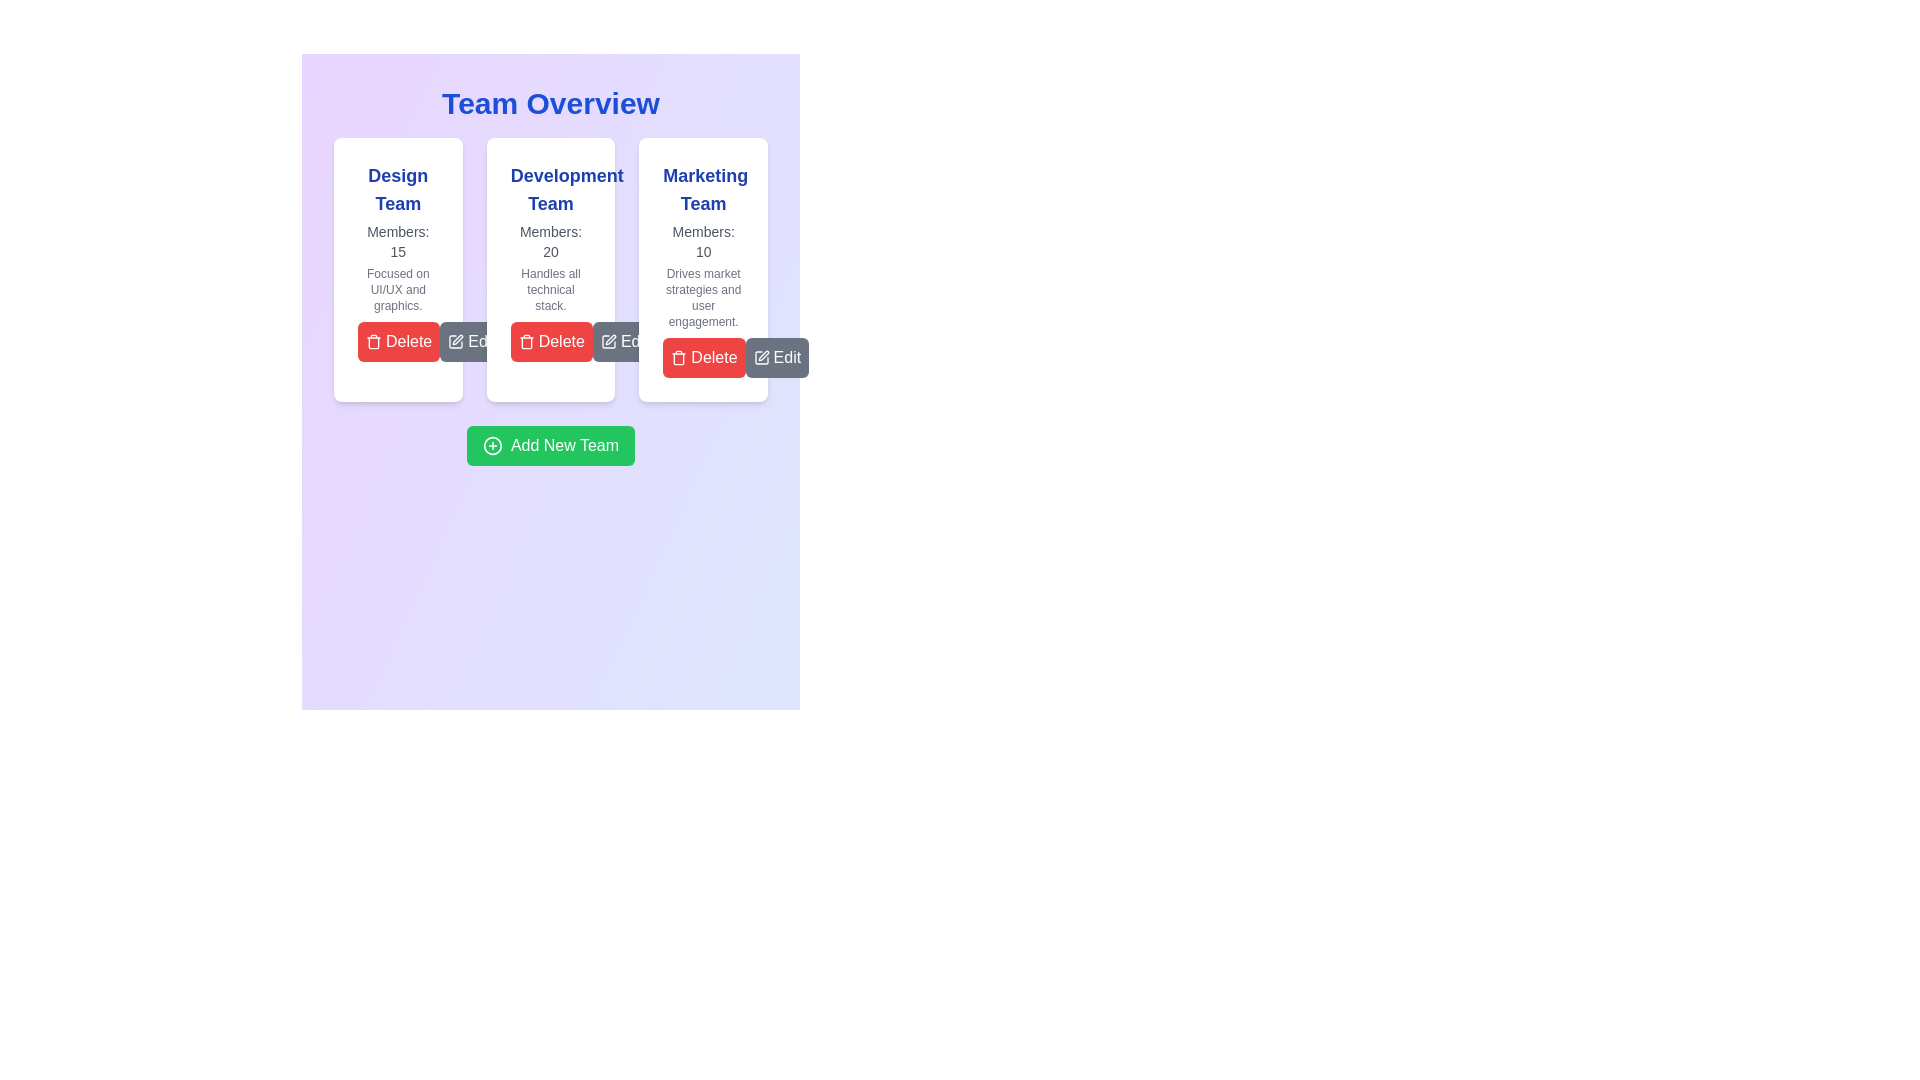 This screenshot has height=1080, width=1920. What do you see at coordinates (526, 341) in the screenshot?
I see `the trash bin icon with a red background inside the 'Delete' button to initiate a delete action` at bounding box center [526, 341].